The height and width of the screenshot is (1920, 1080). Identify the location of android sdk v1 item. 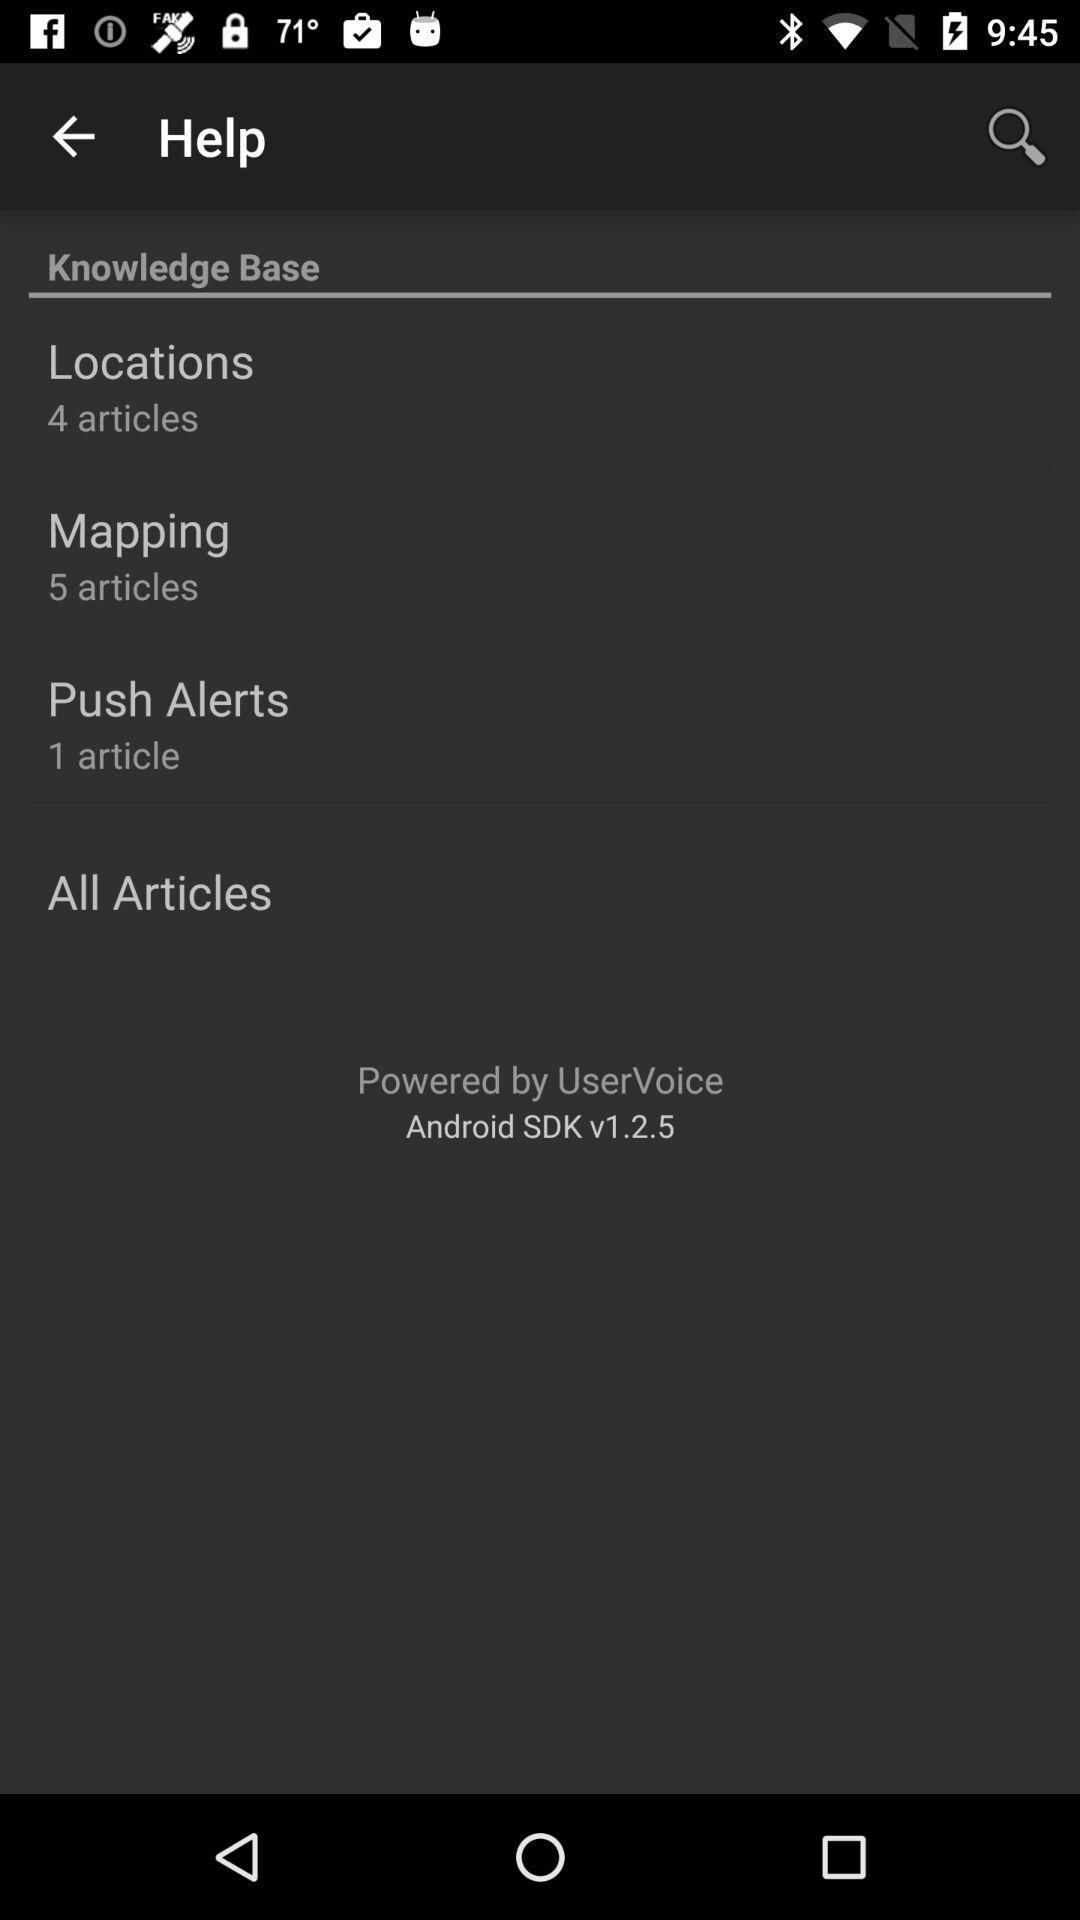
(540, 1125).